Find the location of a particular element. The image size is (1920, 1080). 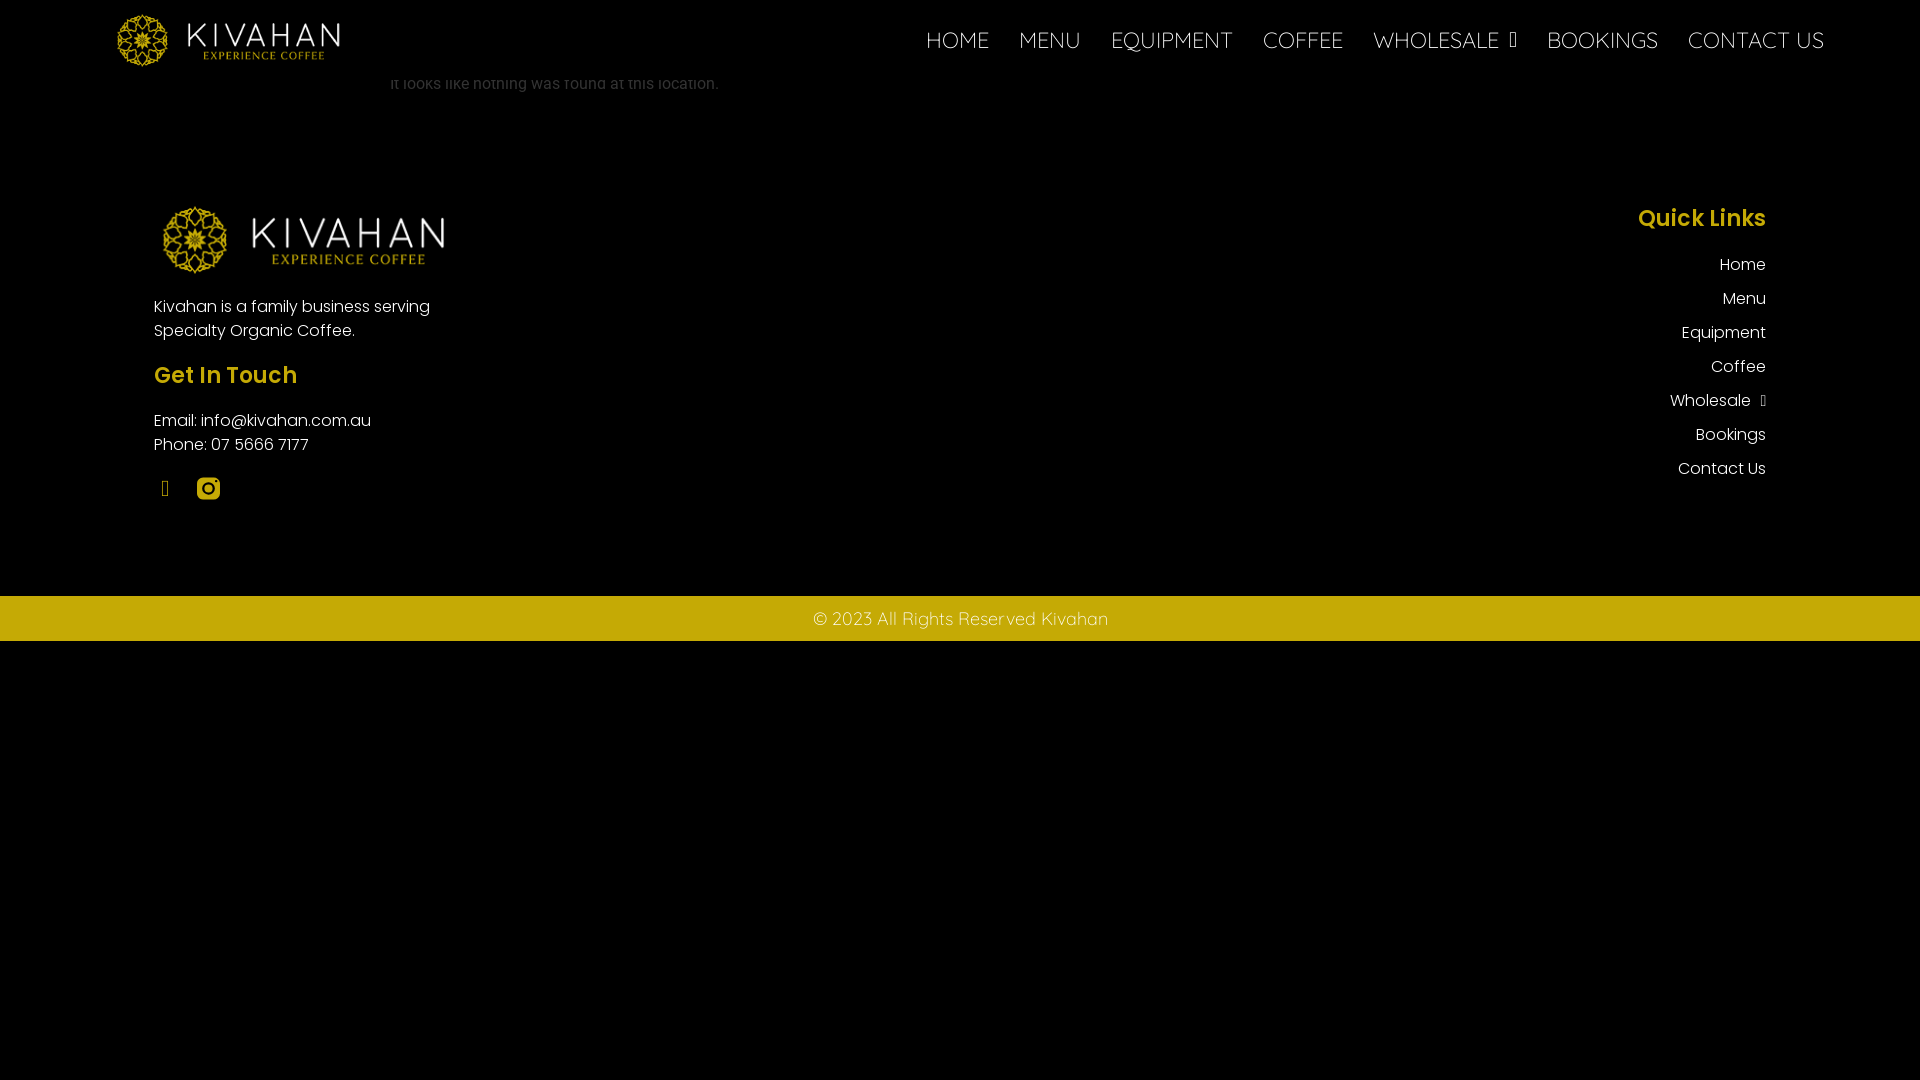

'WHOLESALE' is located at coordinates (1444, 39).